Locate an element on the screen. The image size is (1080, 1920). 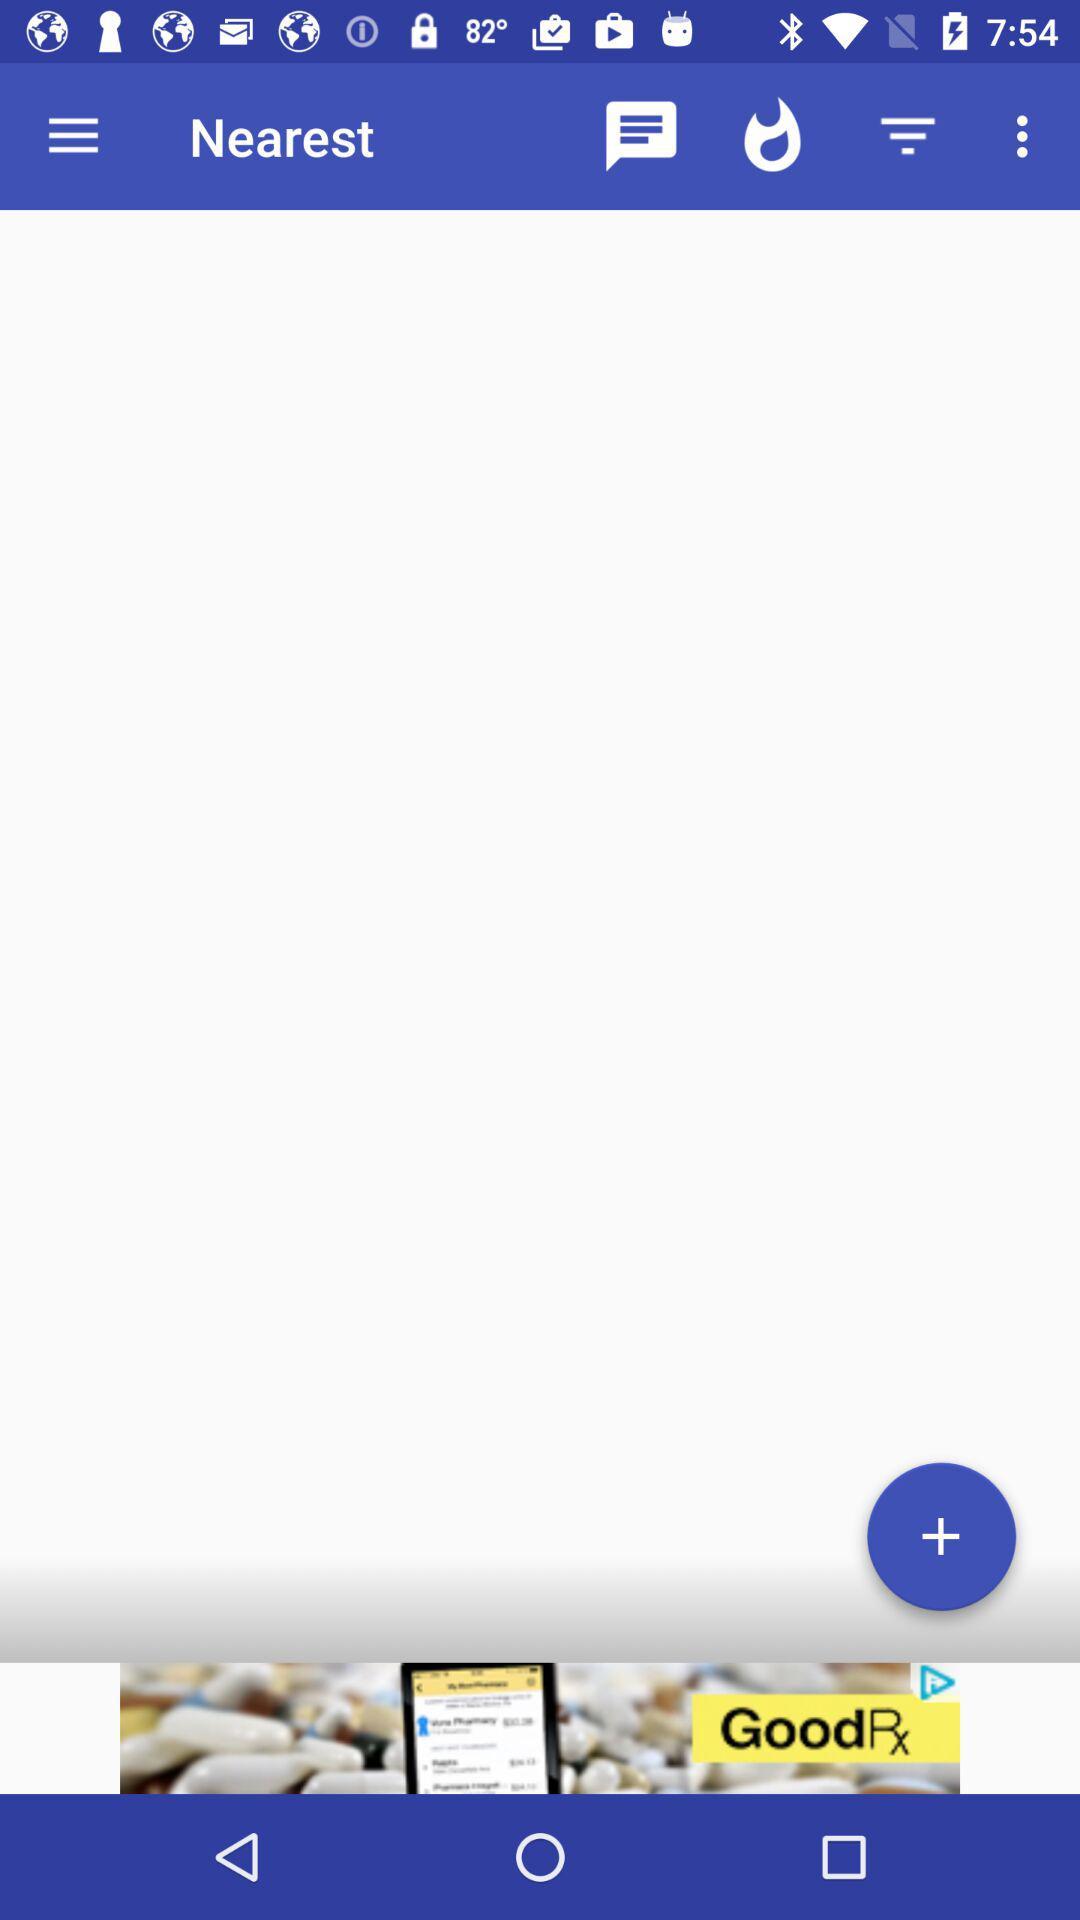
the add icon is located at coordinates (941, 1543).